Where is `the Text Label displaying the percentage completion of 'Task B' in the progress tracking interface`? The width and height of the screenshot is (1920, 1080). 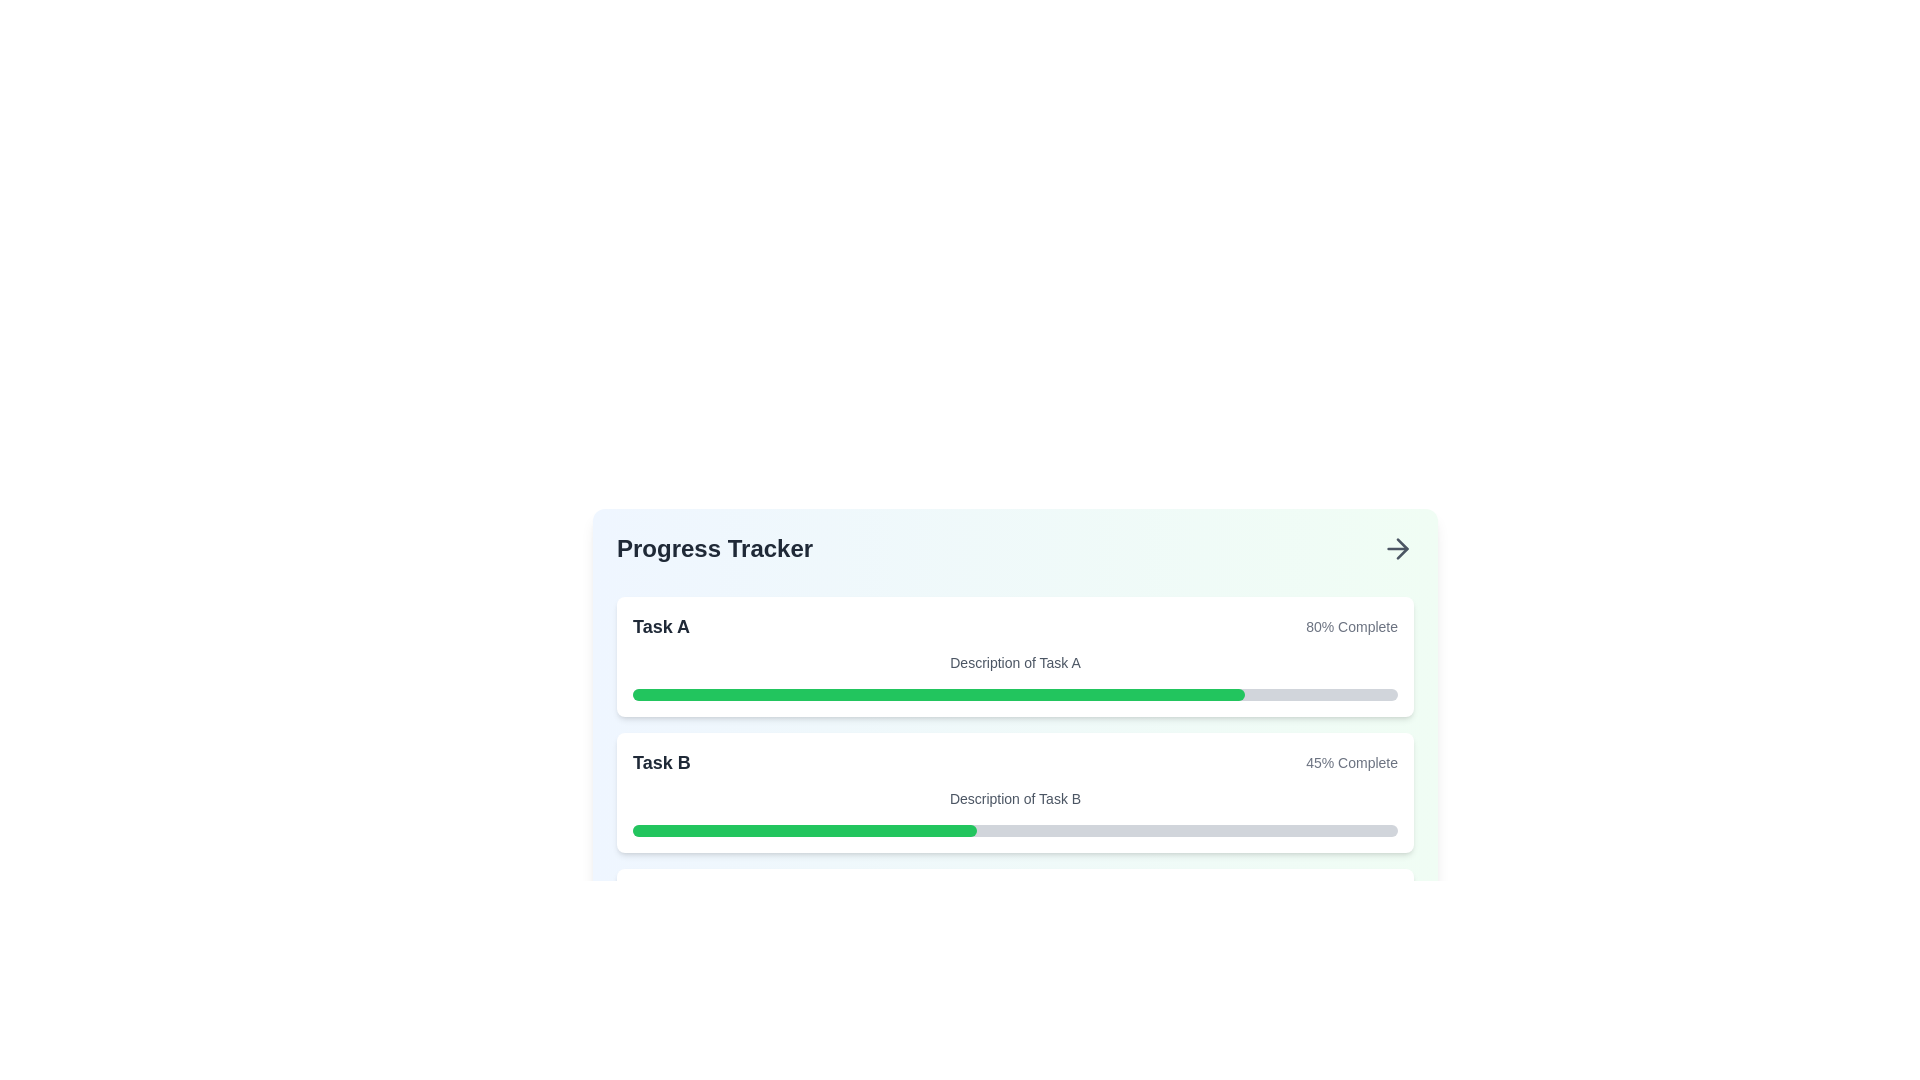 the Text Label displaying the percentage completion of 'Task B' in the progress tracking interface is located at coordinates (1352, 763).